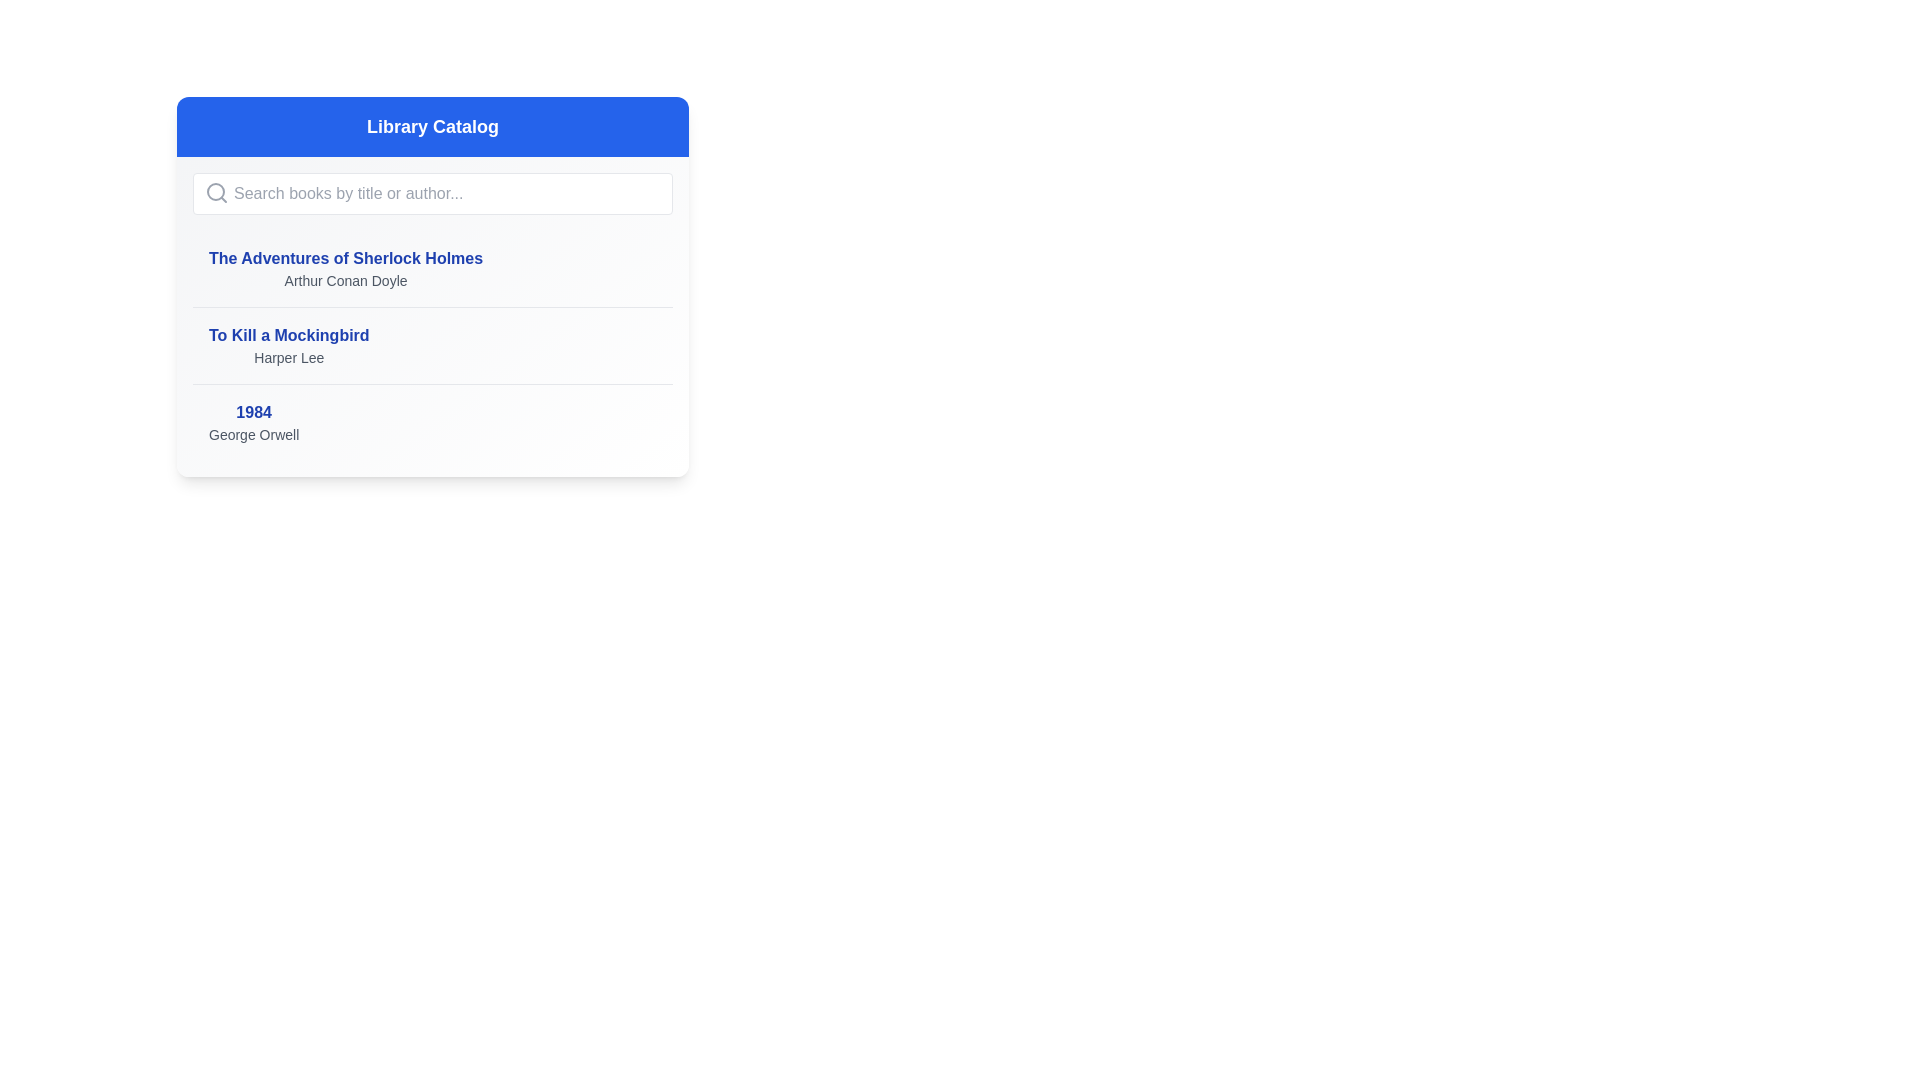 Image resolution: width=1920 pixels, height=1080 pixels. Describe the element at coordinates (288, 334) in the screenshot. I see `title text 'To Kill a Mockingbird' which is displayed in a bold blue font, located centrally in the list structure below 'The Adventures of Sherlock Holmes'` at that location.